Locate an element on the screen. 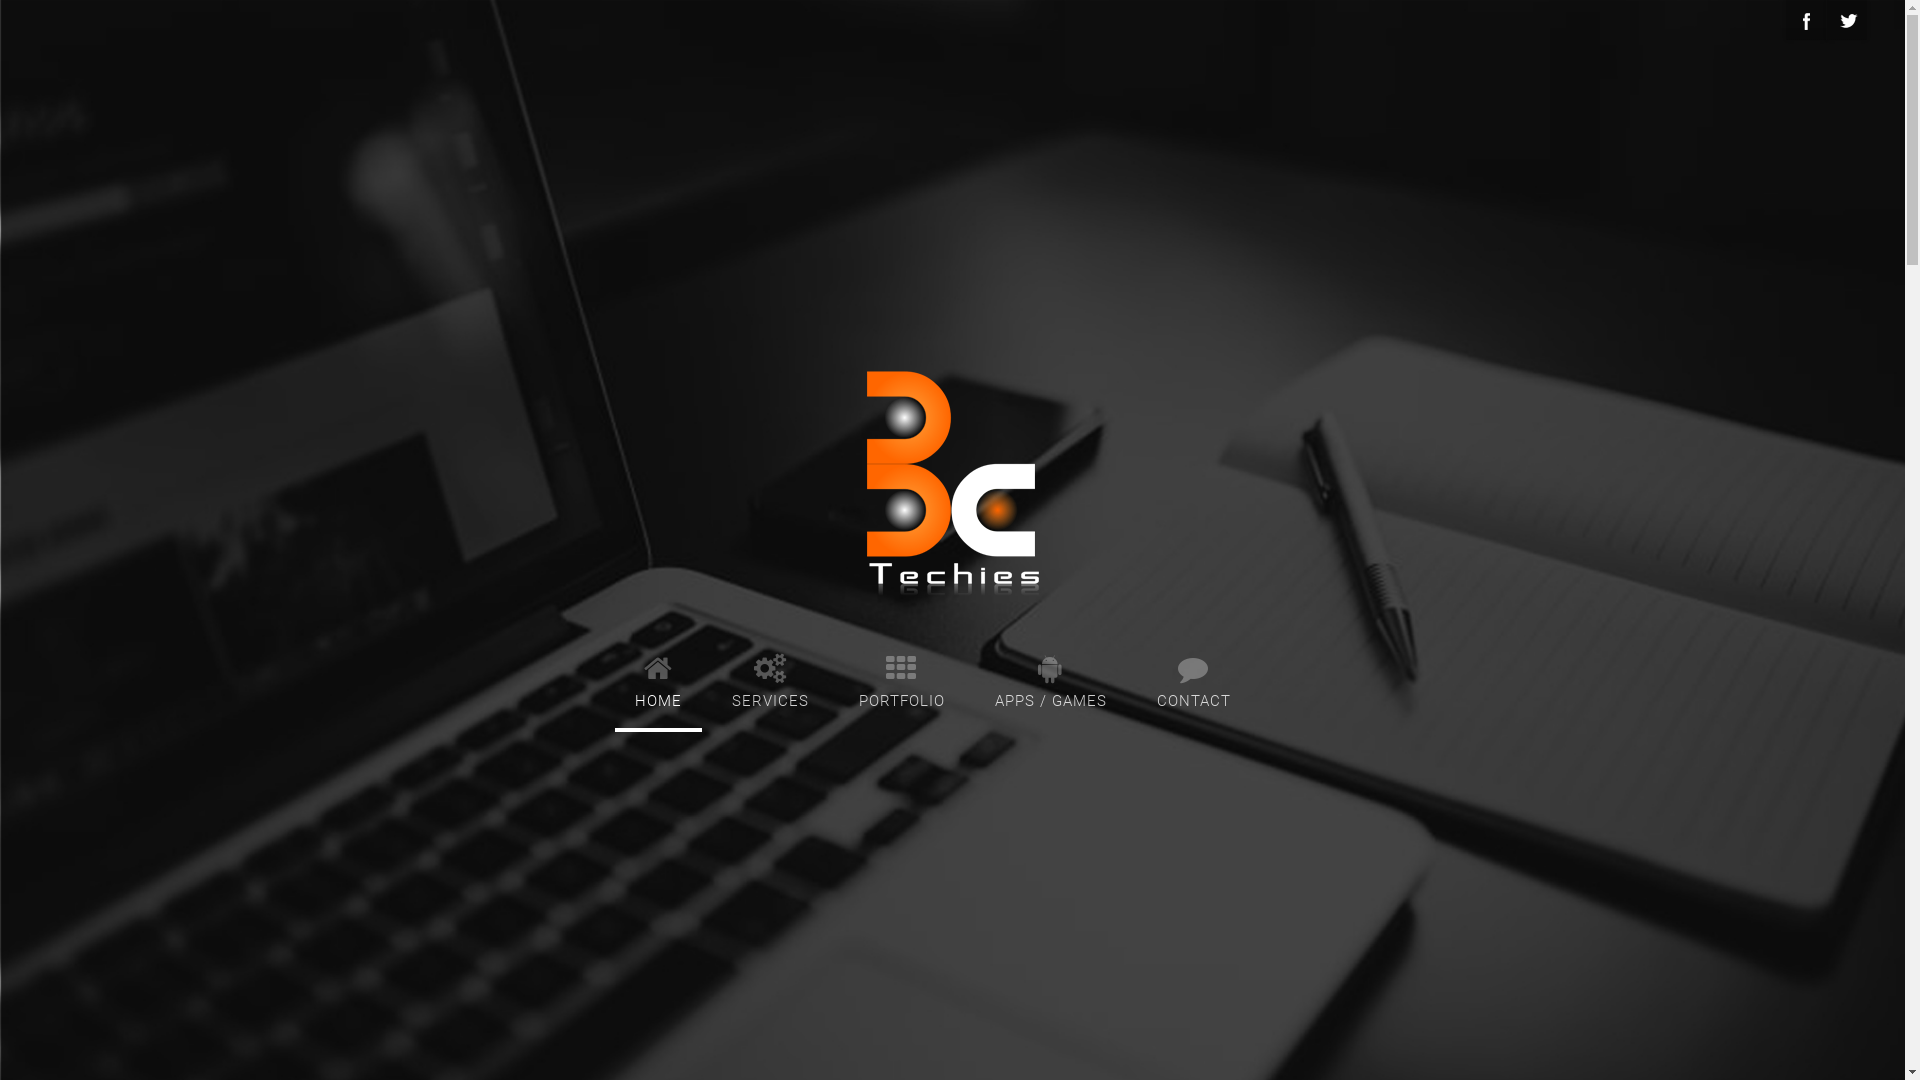 The image size is (1920, 1080). 'HOME' is located at coordinates (657, 677).